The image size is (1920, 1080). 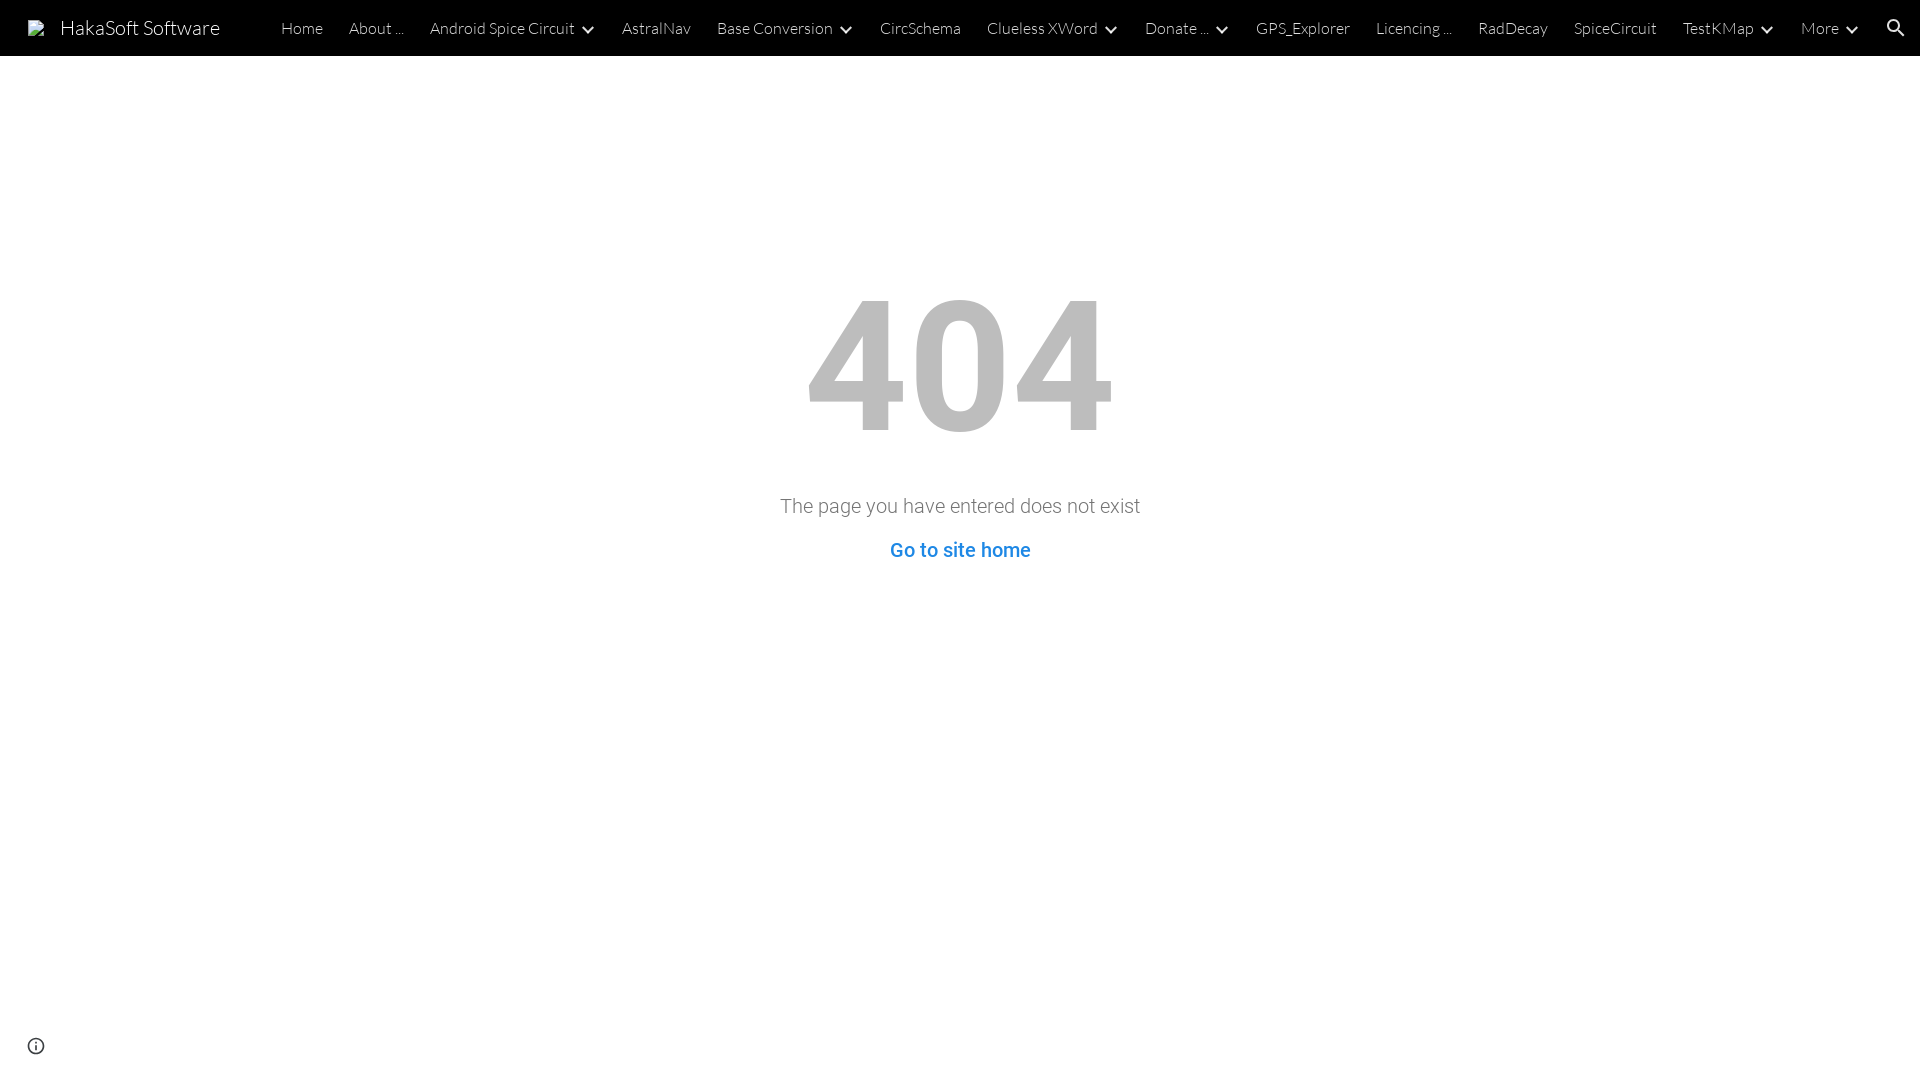 I want to click on 'Base Conversion', so click(x=773, y=27).